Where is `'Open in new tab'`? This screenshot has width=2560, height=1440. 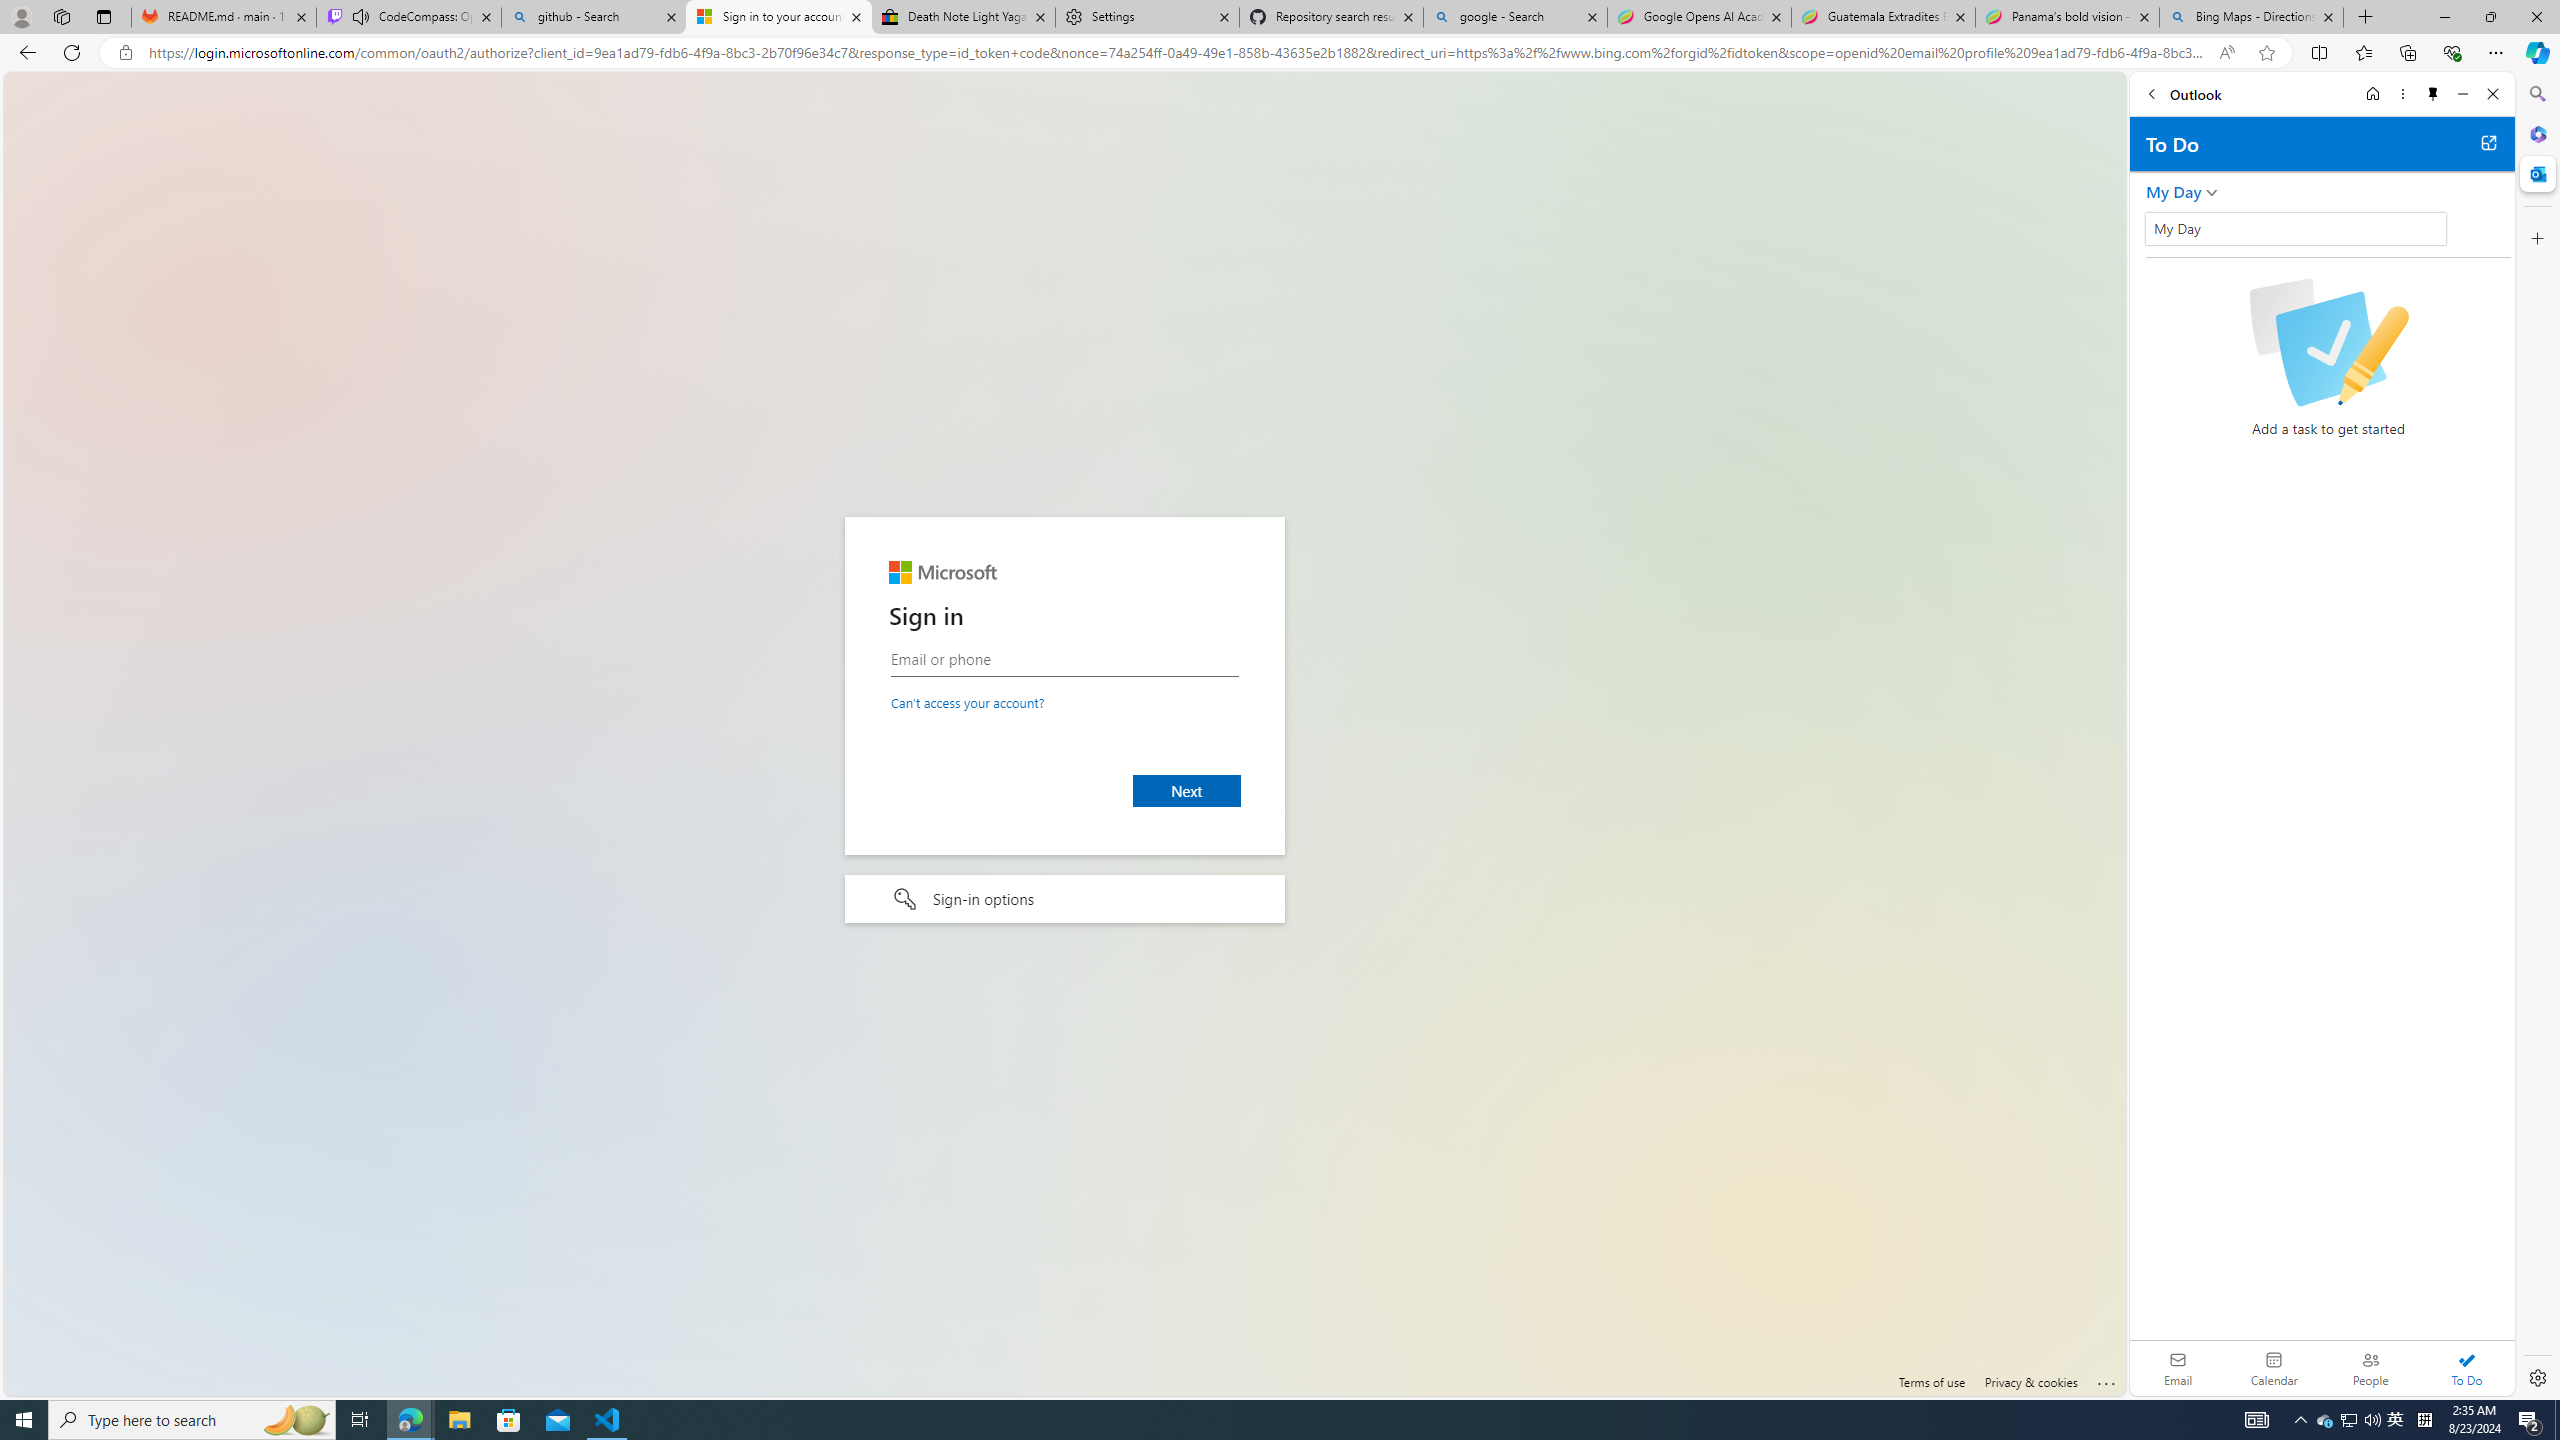 'Open in new tab' is located at coordinates (2487, 141).